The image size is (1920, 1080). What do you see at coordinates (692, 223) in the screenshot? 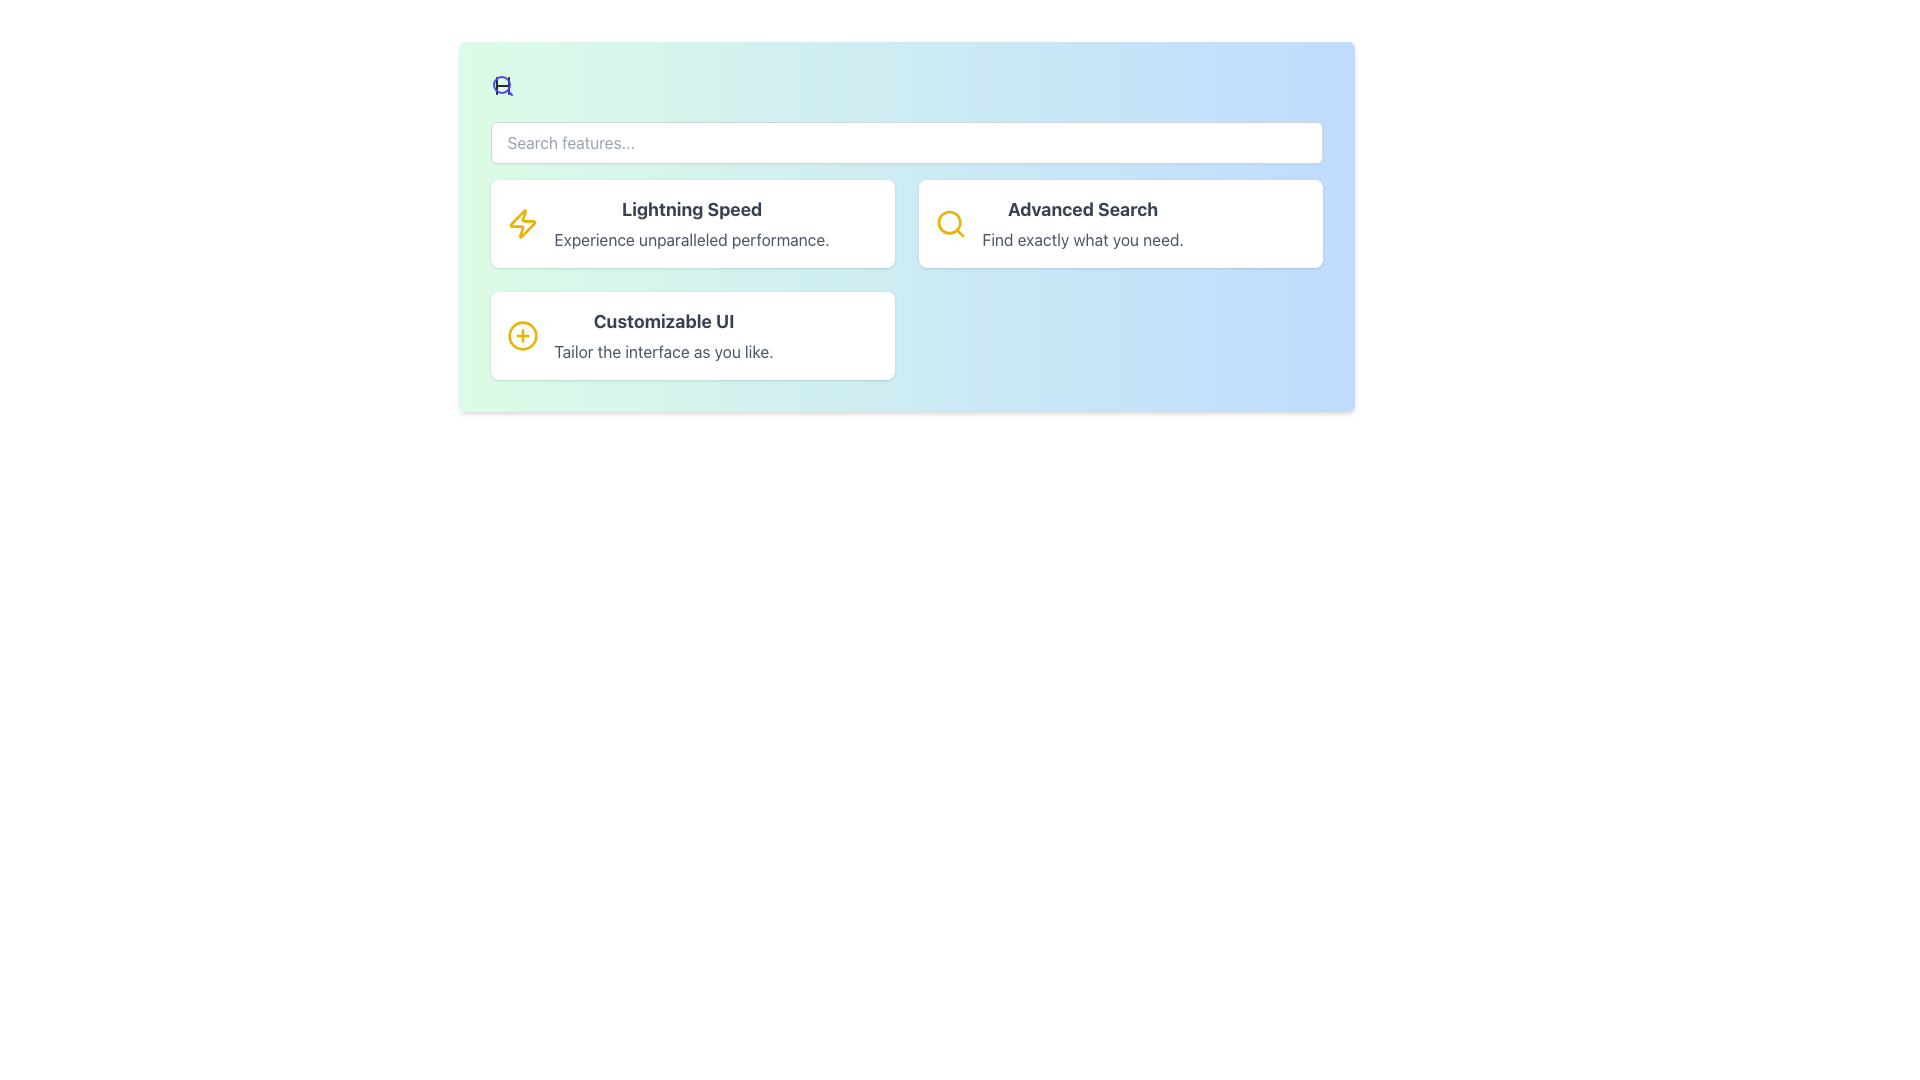
I see `the 'Lightning Speed' informational card, which is the first card on the left in a two-column layout, positioned above the 'Customizable UI' card` at bounding box center [692, 223].